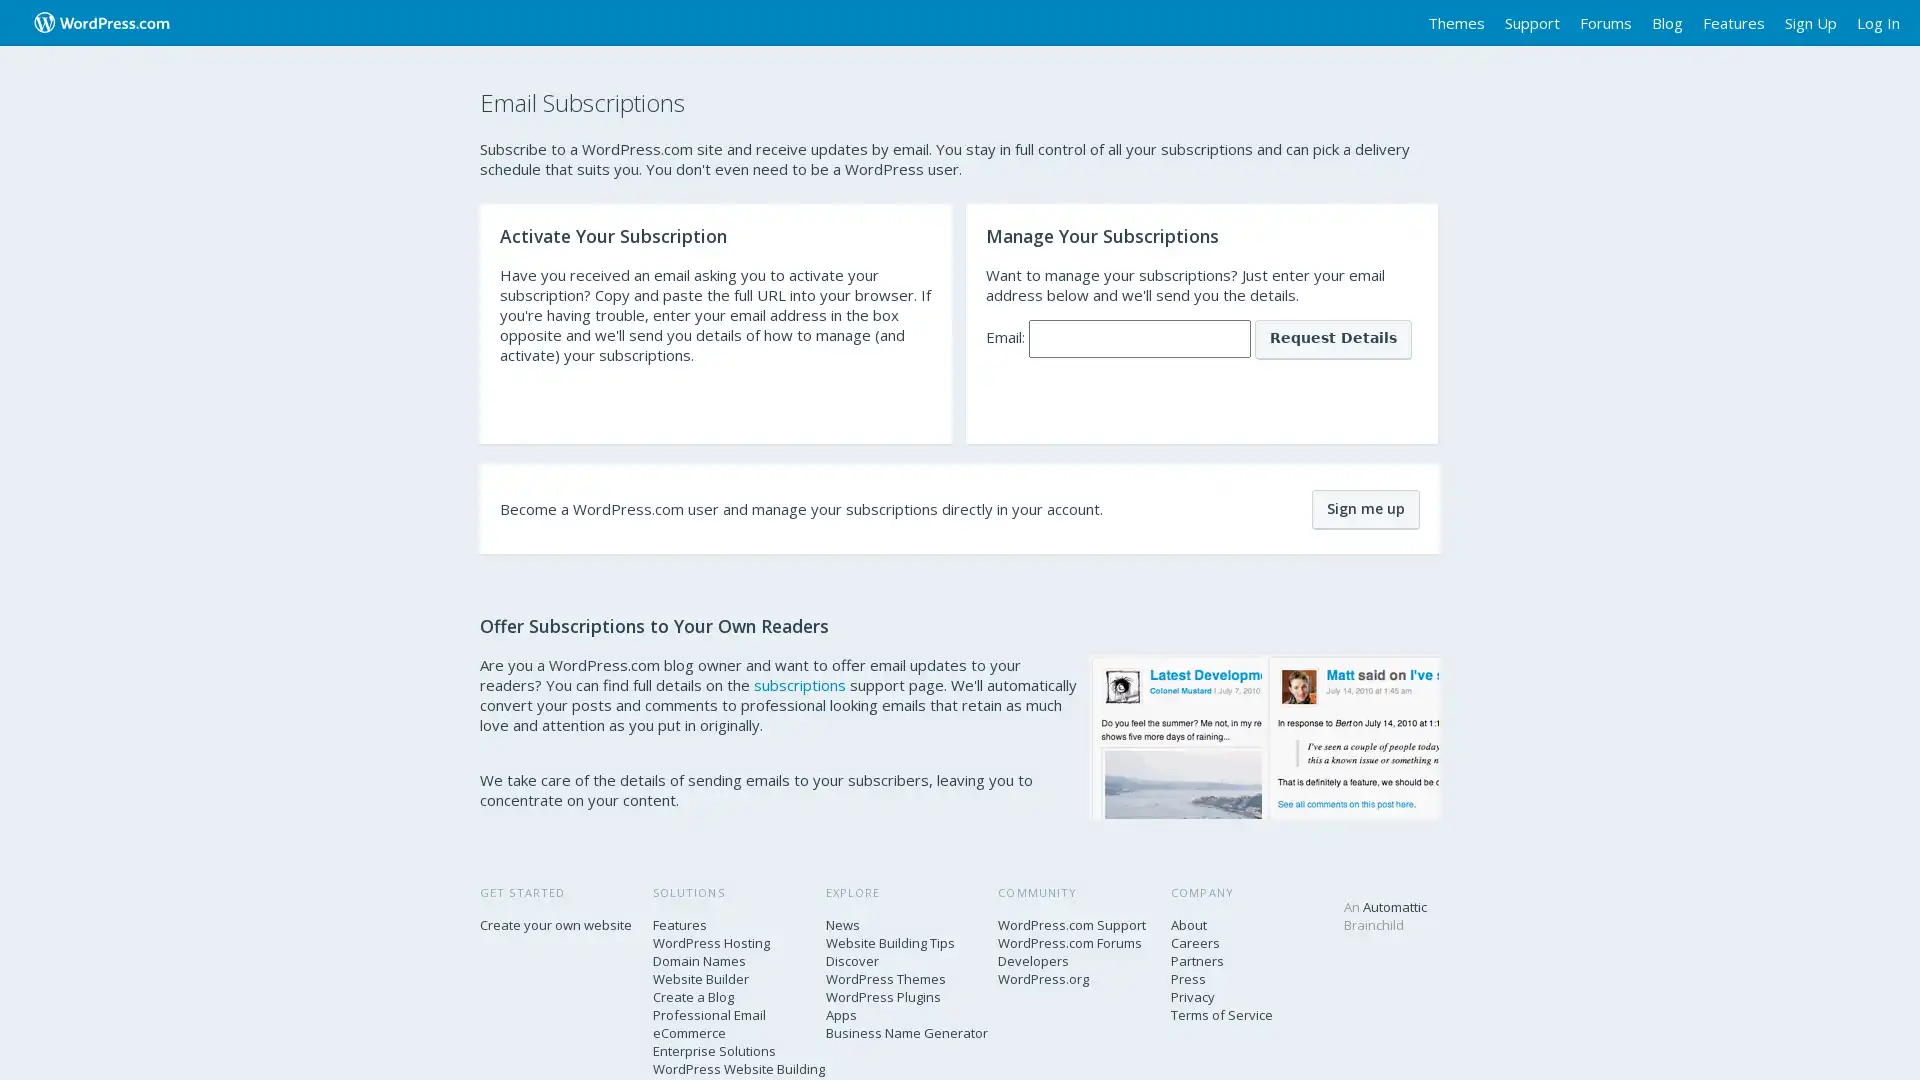 This screenshot has width=1920, height=1080. Describe the element at coordinates (1333, 338) in the screenshot. I see `Request Details` at that location.